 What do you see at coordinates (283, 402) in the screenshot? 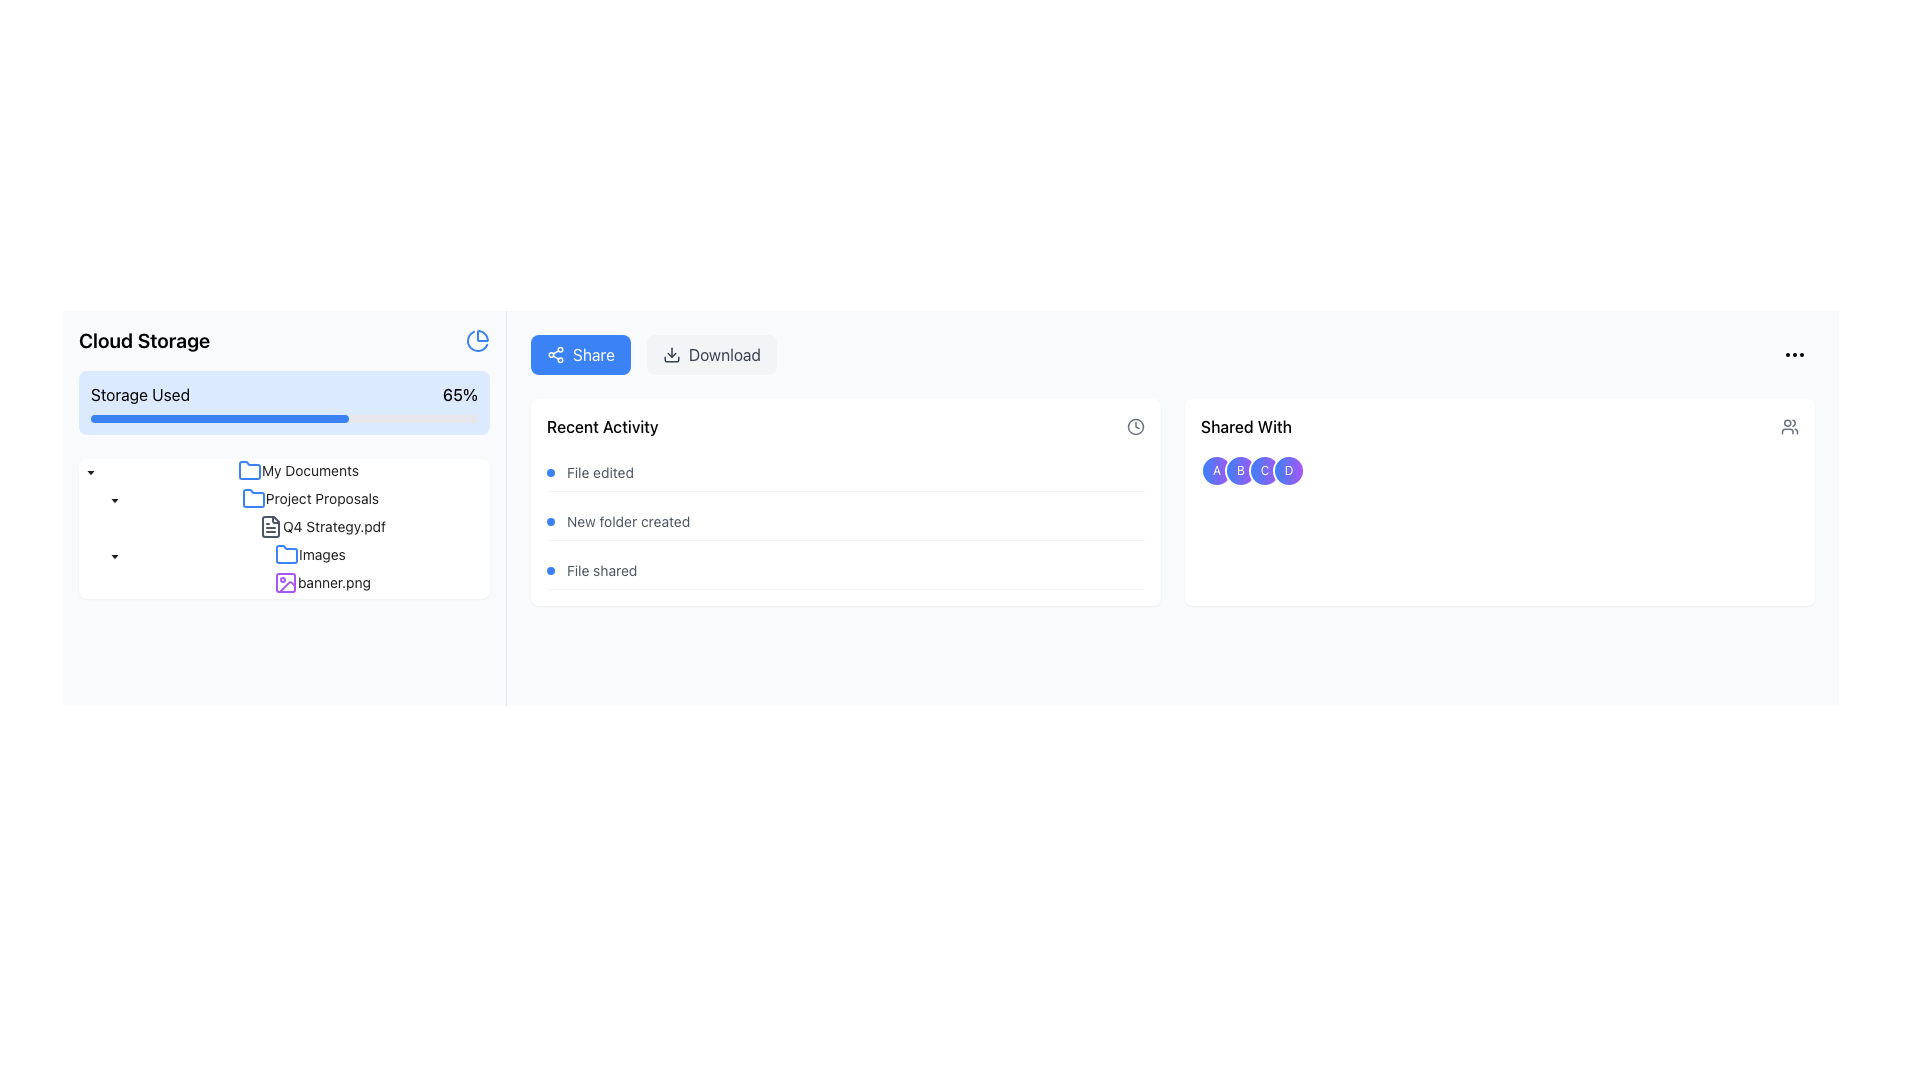
I see `storage information from the progress indicator located below the 'Cloud Storage' title, centered in the leftmost column of the interface, above the list of file folders` at bounding box center [283, 402].